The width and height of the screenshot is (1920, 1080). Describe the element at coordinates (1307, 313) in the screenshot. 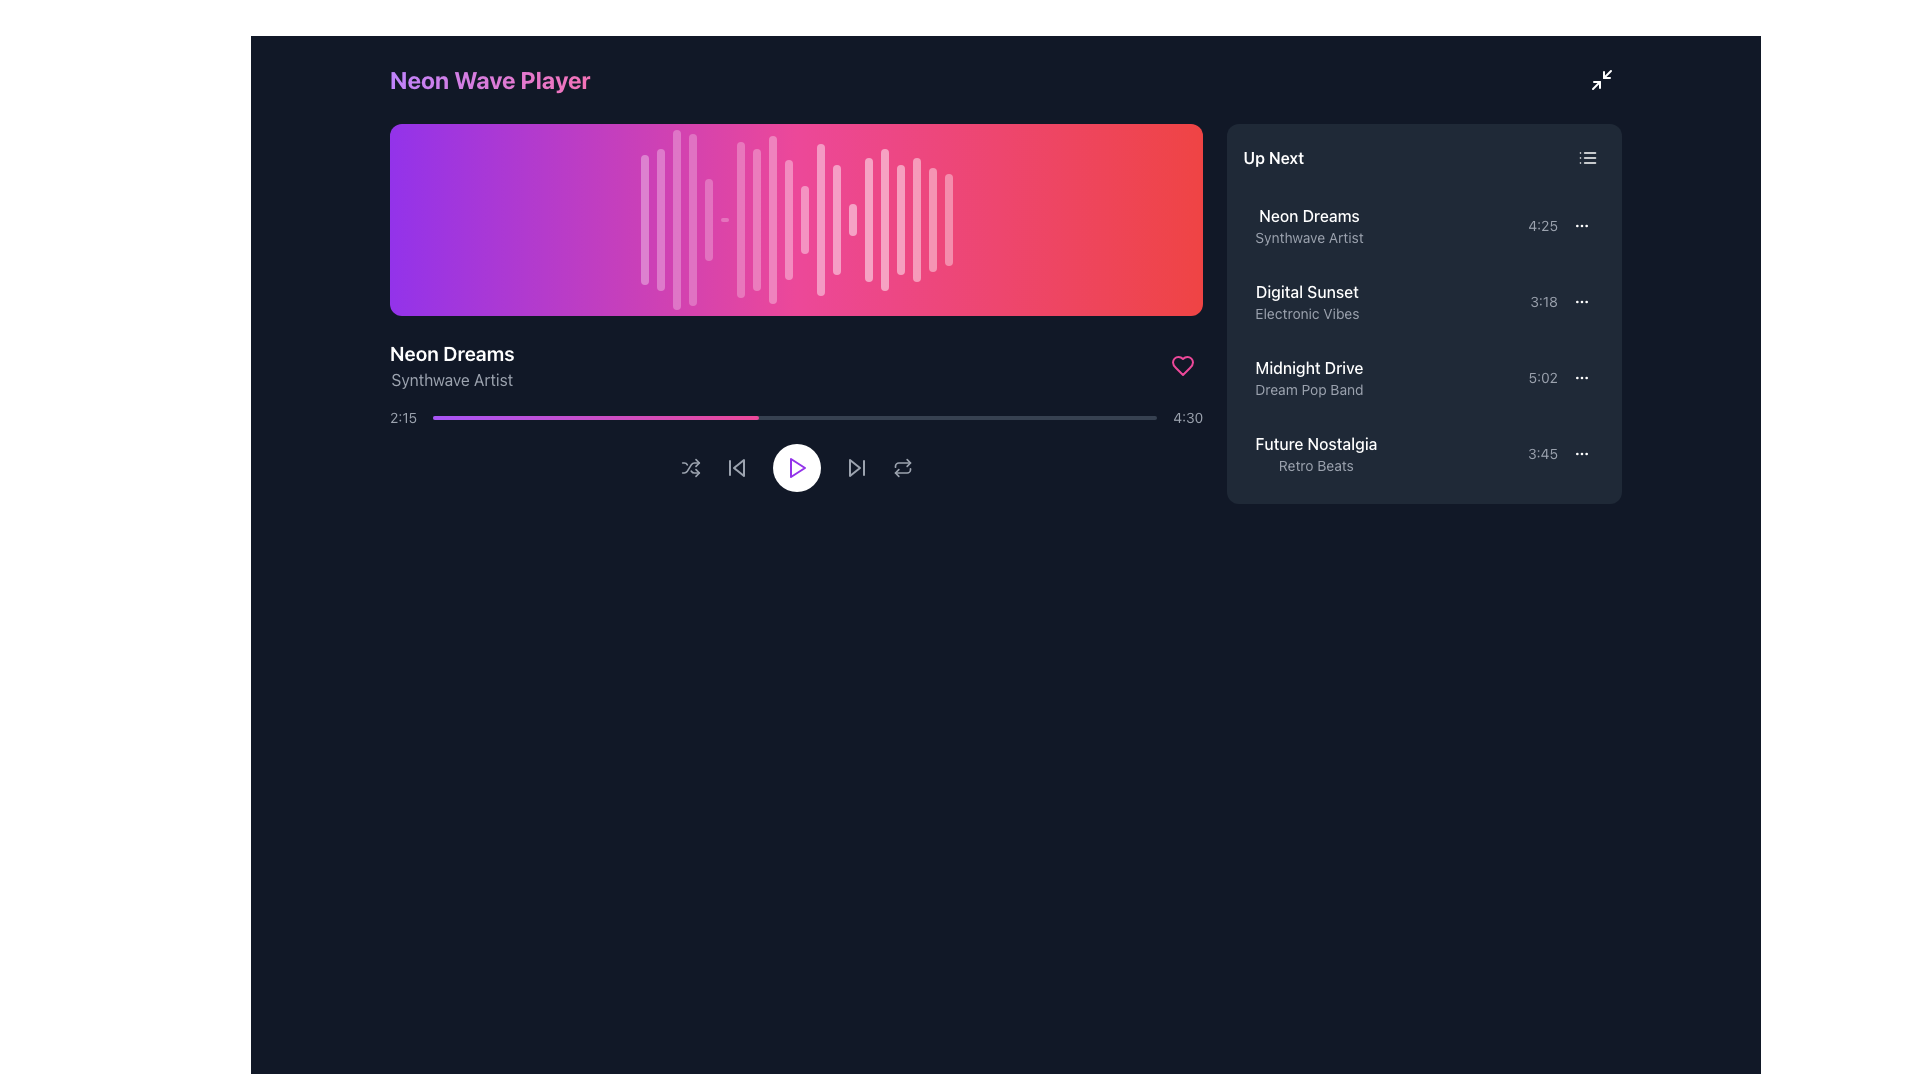

I see `the Text label providing additional information about the track labeled 'Digital Sunset' located in the 'Up Next' list, underneath 'Digital Sunset' and aligned to its left edge` at that location.